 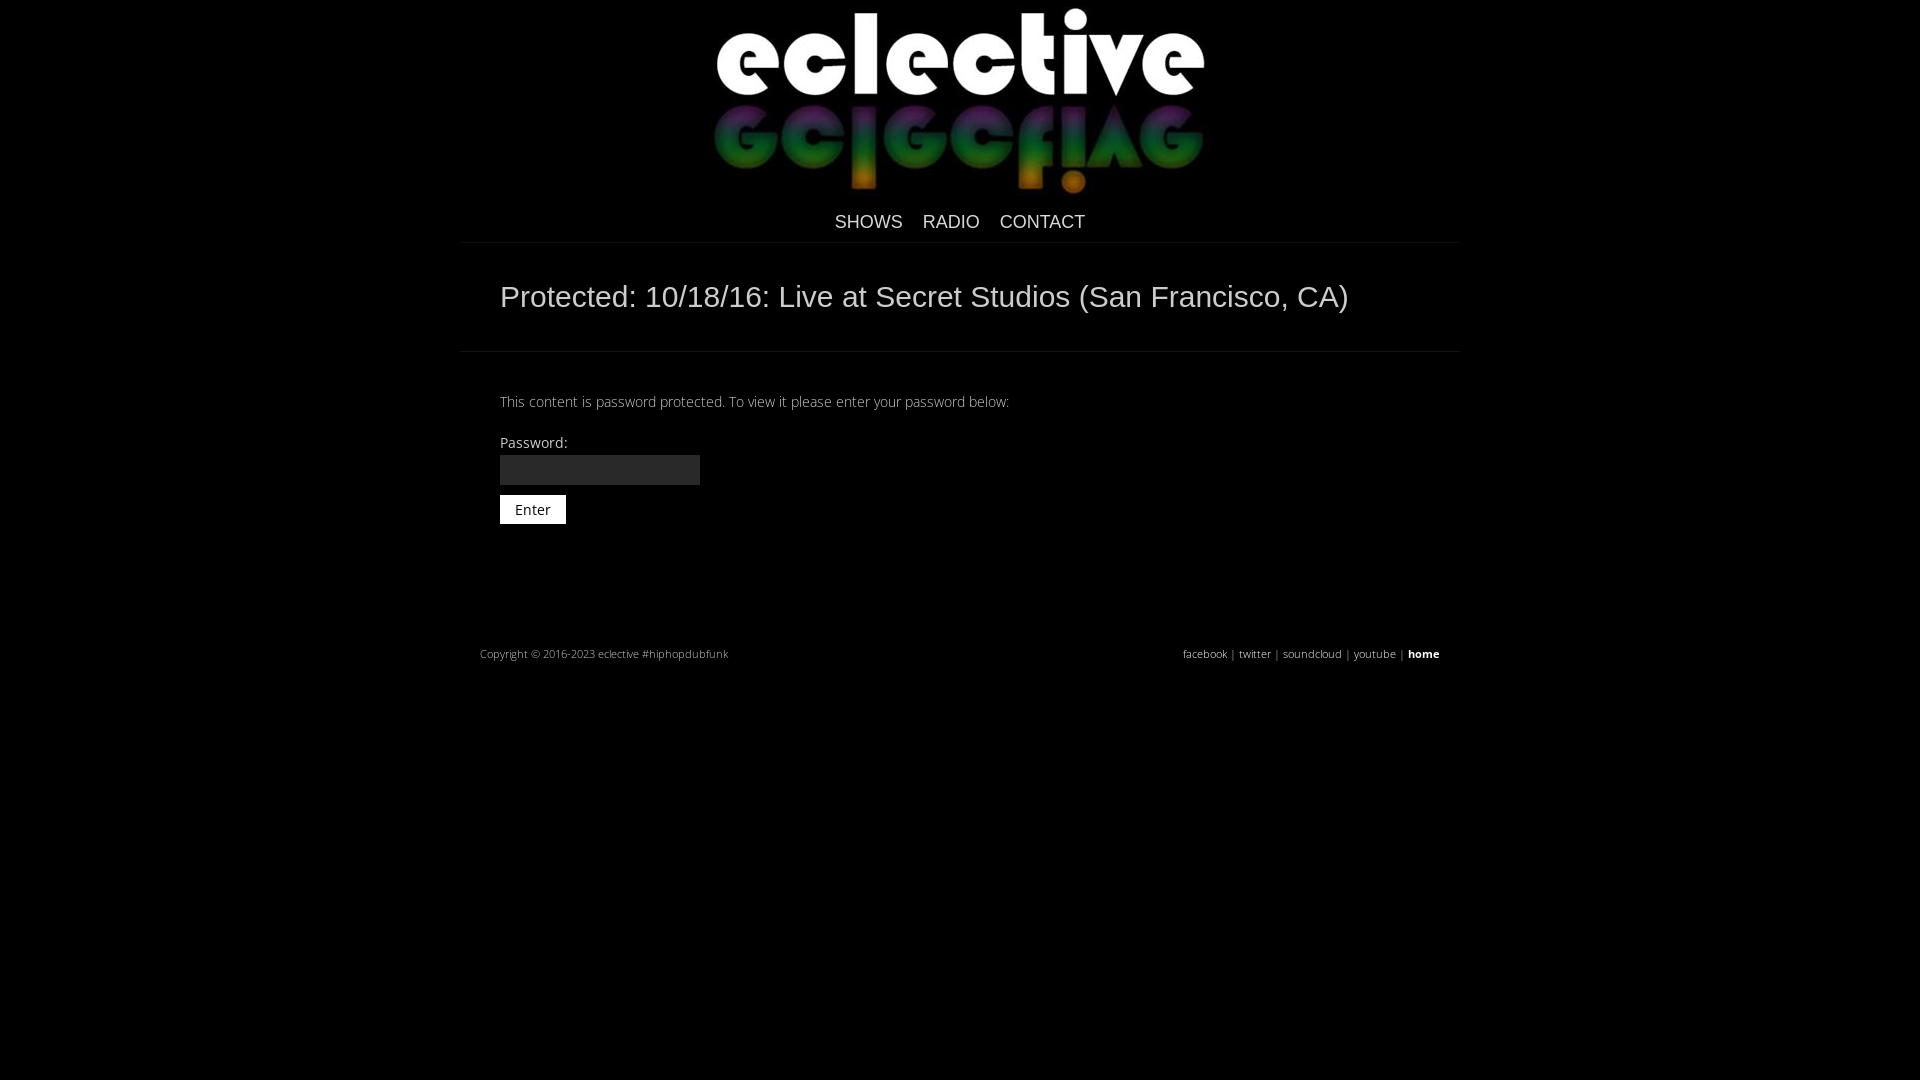 What do you see at coordinates (1423, 653) in the screenshot?
I see `'home'` at bounding box center [1423, 653].